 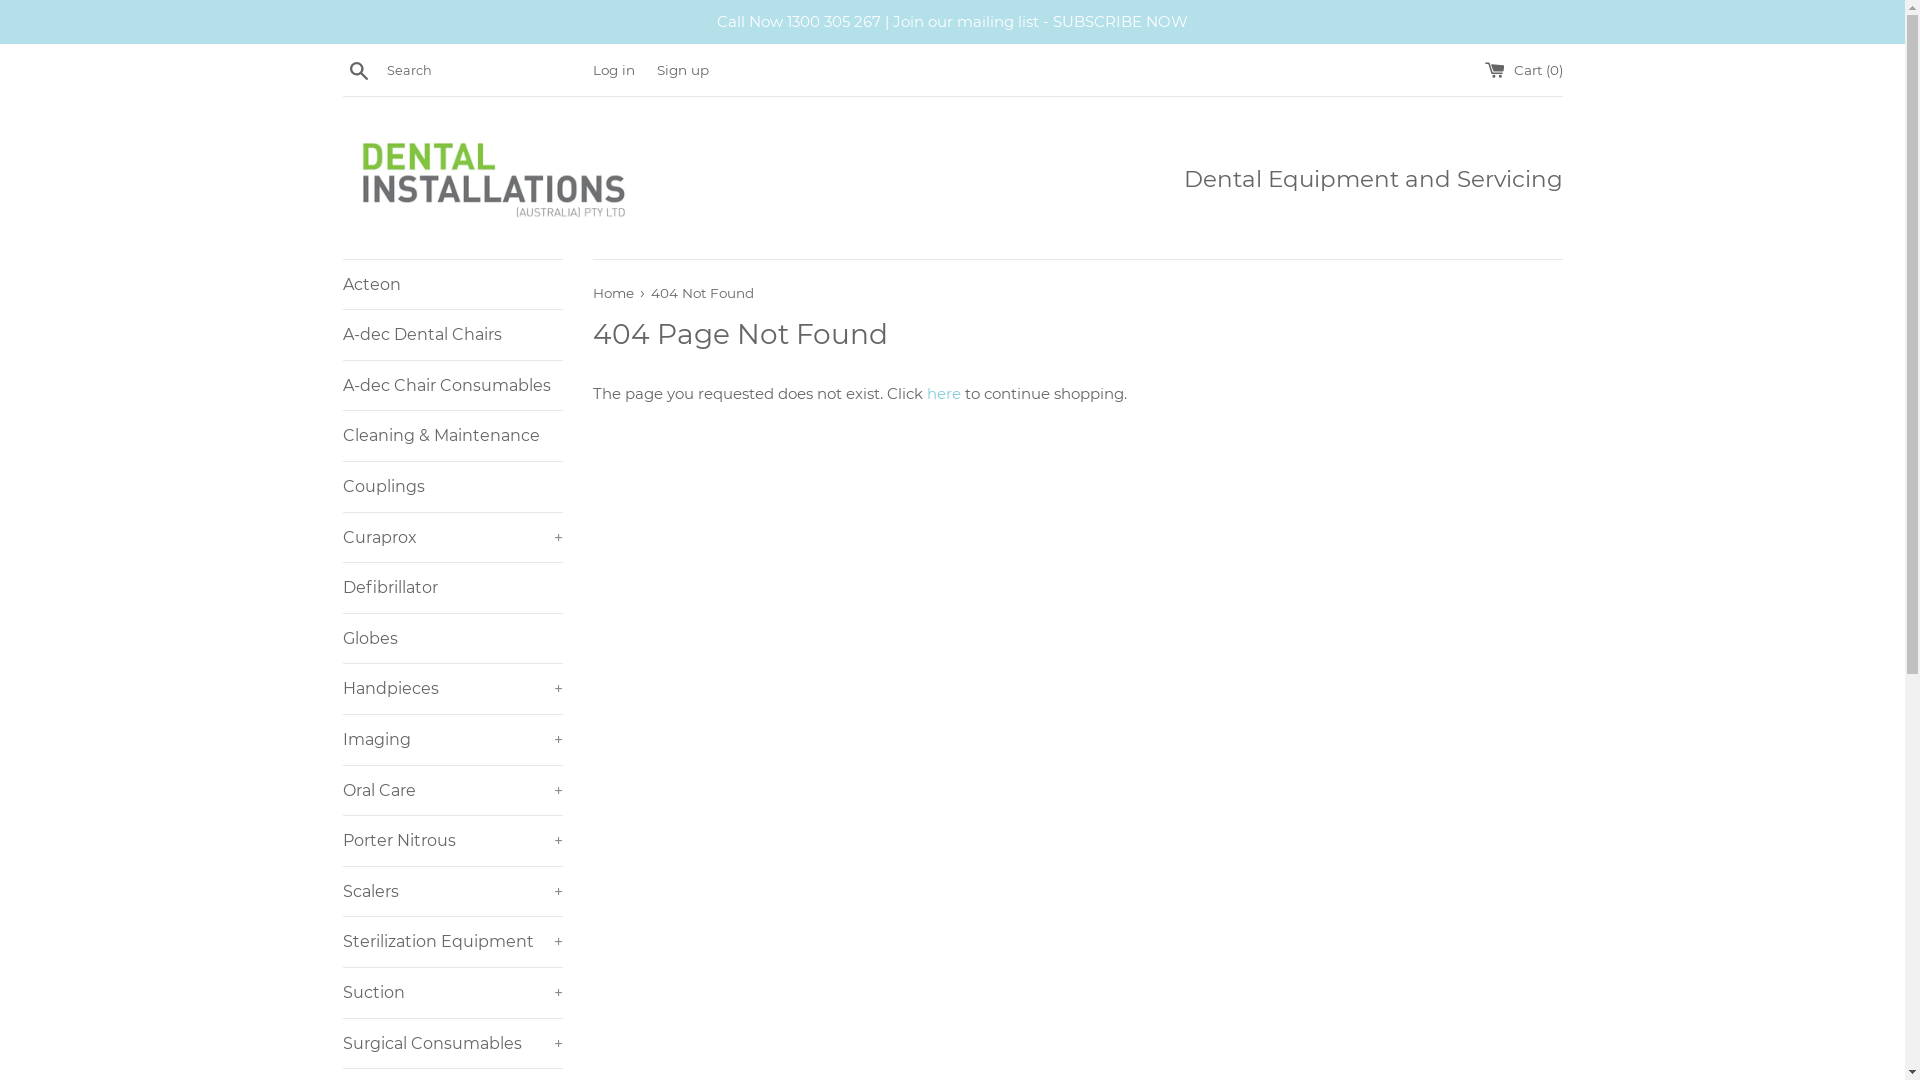 I want to click on 'Defibrillator', so click(x=450, y=586).